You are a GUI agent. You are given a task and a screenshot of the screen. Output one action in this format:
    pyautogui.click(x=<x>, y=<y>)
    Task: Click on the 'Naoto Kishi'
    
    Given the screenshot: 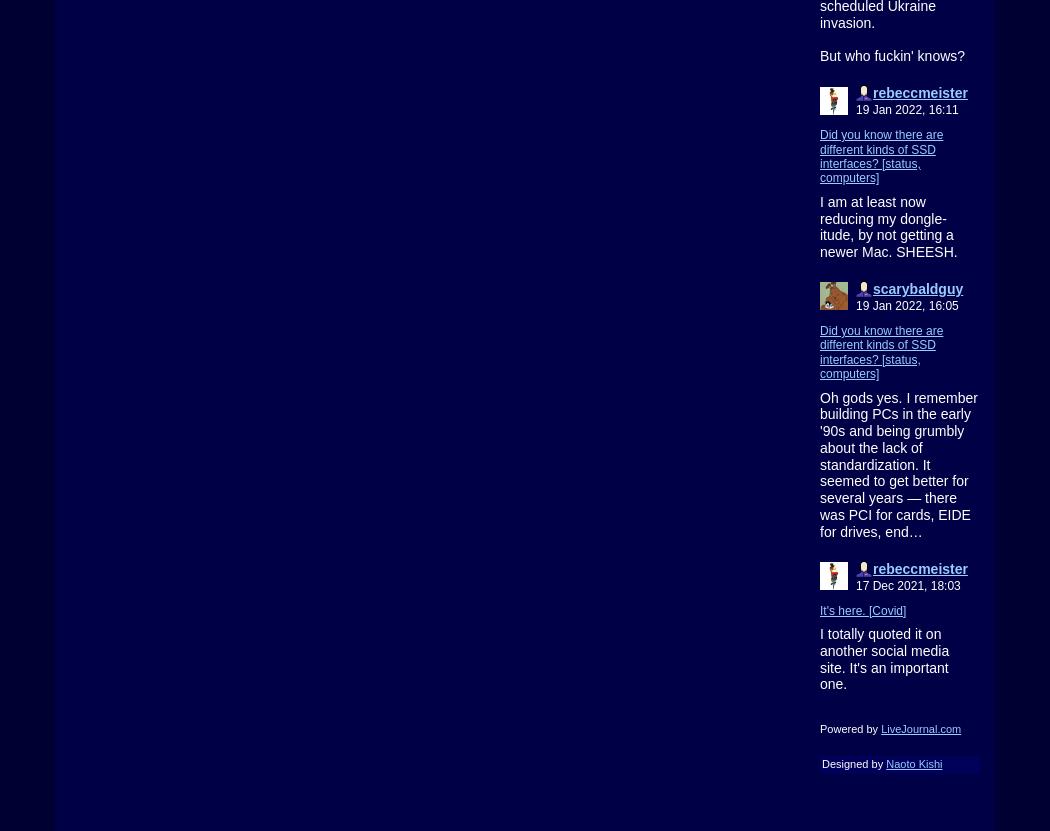 What is the action you would take?
    pyautogui.click(x=884, y=764)
    